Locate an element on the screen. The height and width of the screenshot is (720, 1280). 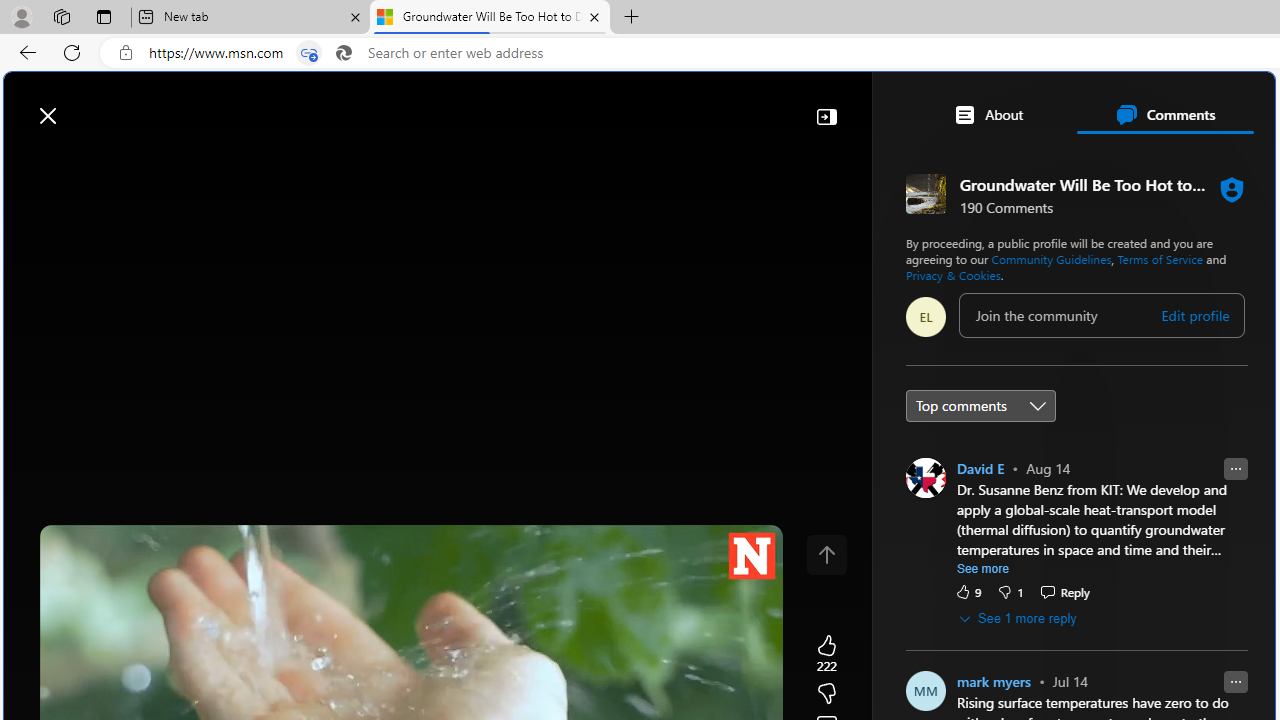
'Search icon' is located at coordinates (343, 52).